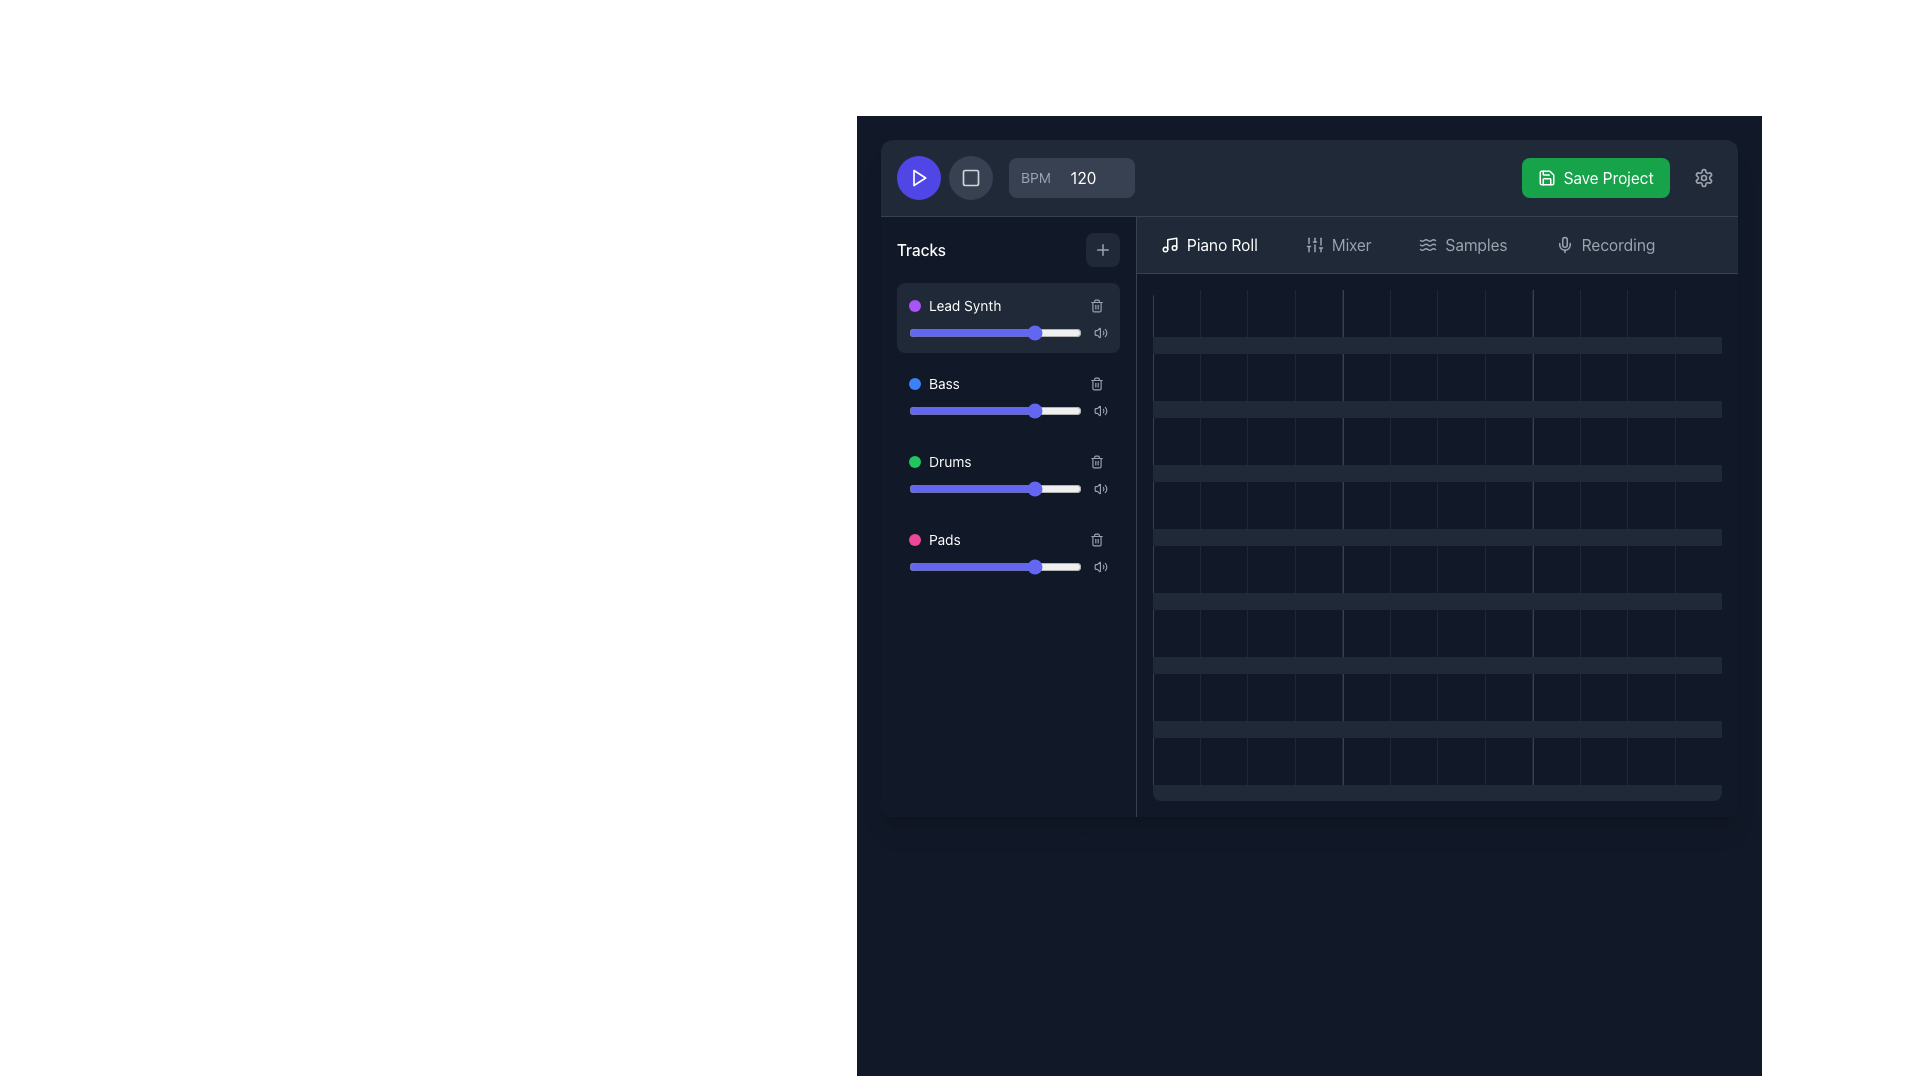 Image resolution: width=1920 pixels, height=1080 pixels. Describe the element at coordinates (988, 410) in the screenshot. I see `the bass level` at that location.